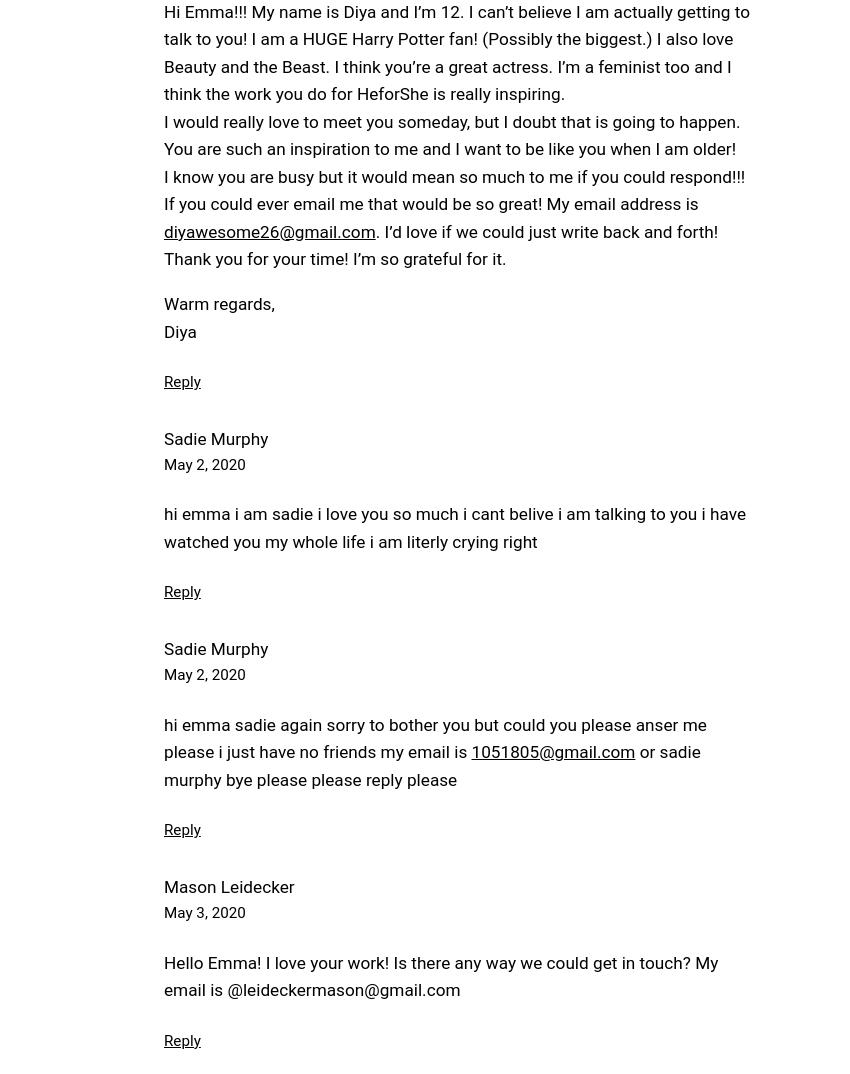 The image size is (850, 1074). I want to click on 'I would really love to meet you someday, but I doubt that is going to happen.  You are such an inspiration to me and I want to be like you when I am older!', so click(451, 134).